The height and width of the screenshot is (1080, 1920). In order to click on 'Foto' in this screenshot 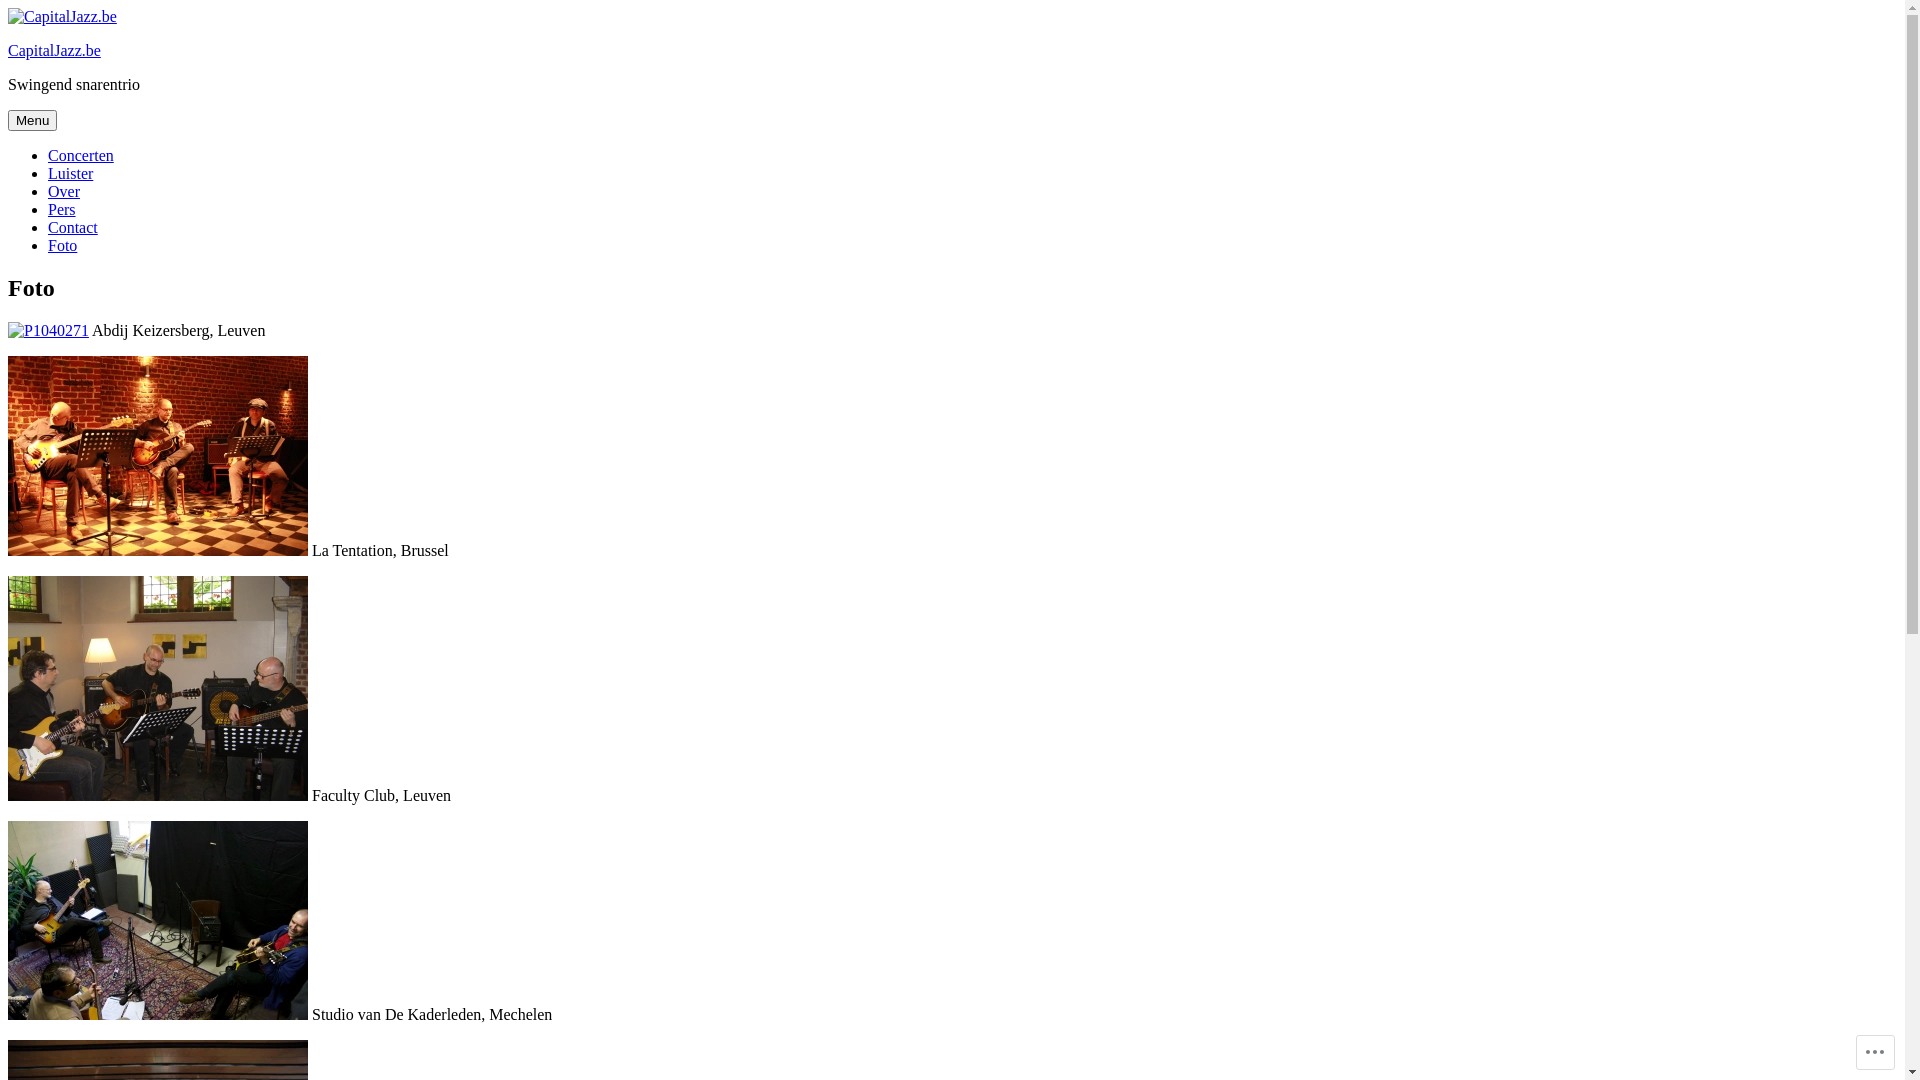, I will do `click(62, 244)`.